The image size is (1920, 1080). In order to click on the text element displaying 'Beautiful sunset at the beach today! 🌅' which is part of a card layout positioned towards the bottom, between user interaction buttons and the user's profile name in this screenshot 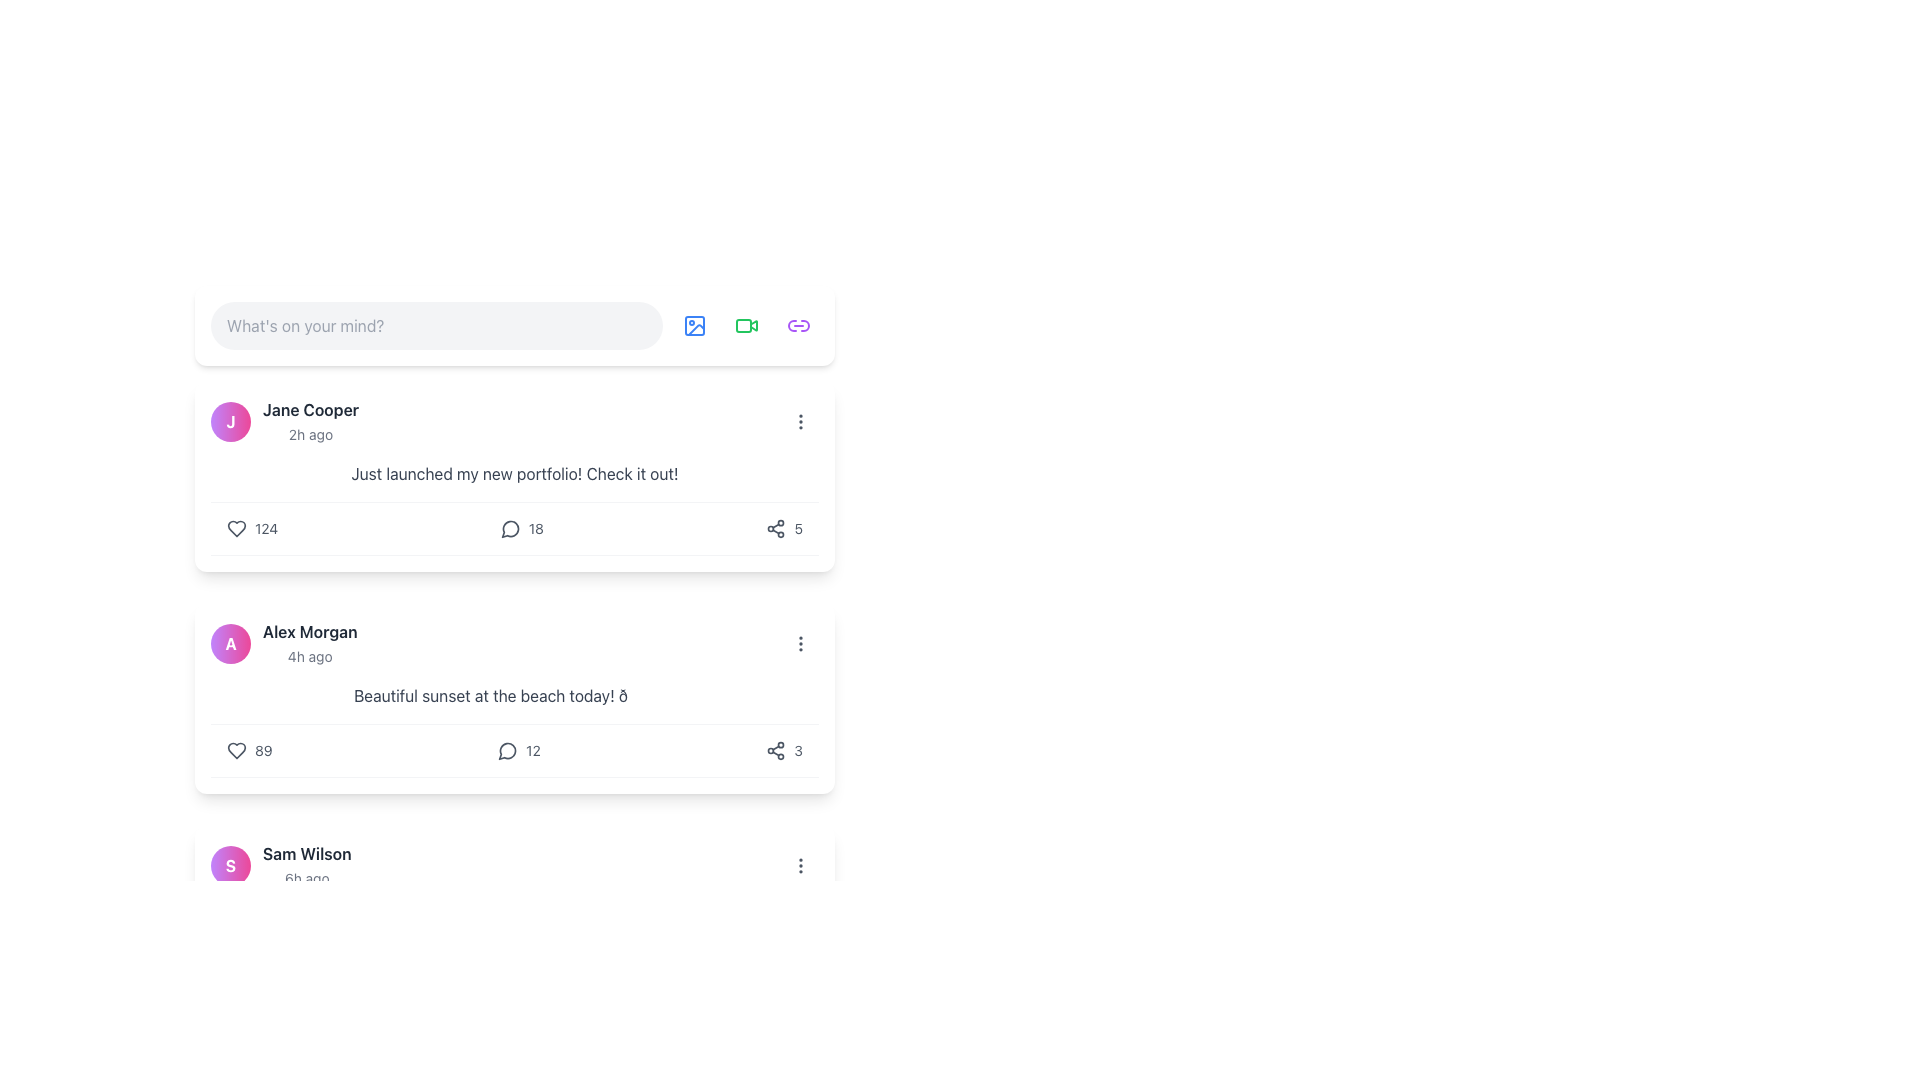, I will do `click(514, 694)`.